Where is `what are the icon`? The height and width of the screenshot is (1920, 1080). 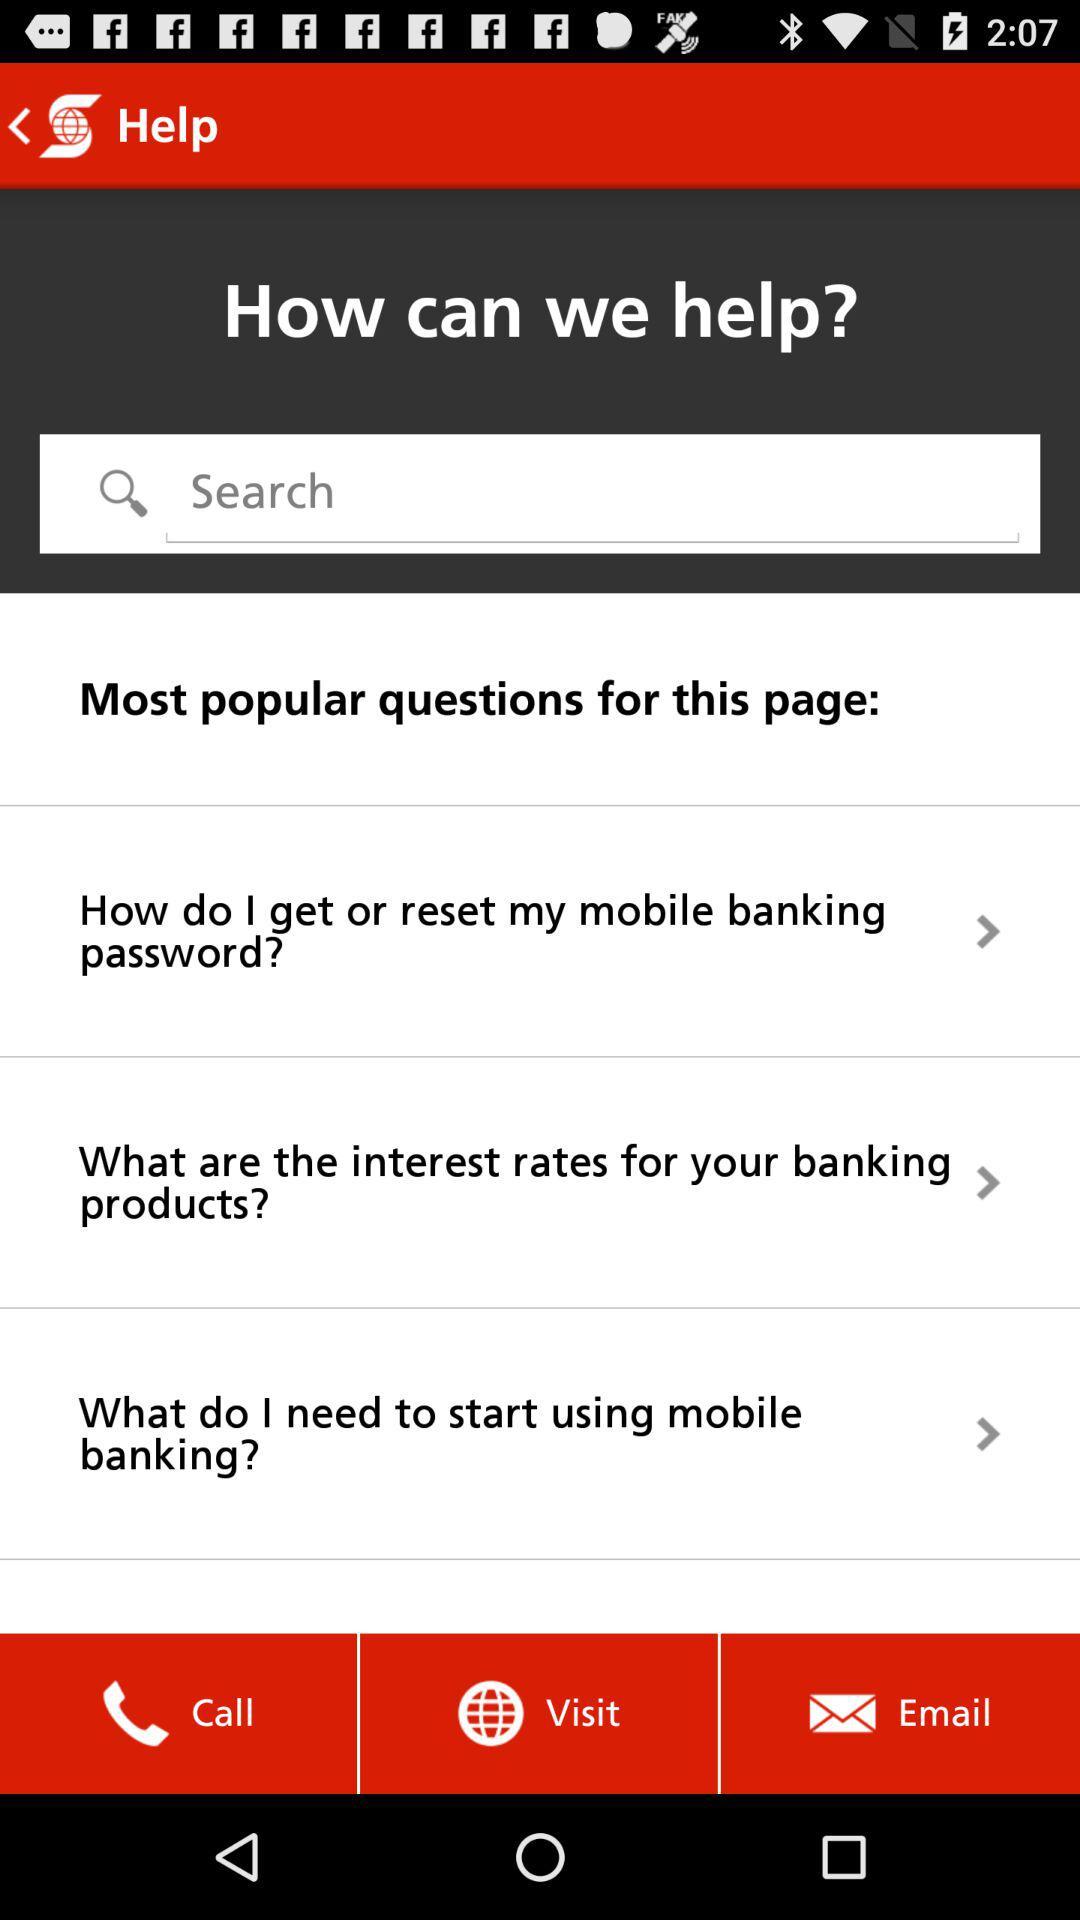 what are the icon is located at coordinates (540, 1182).